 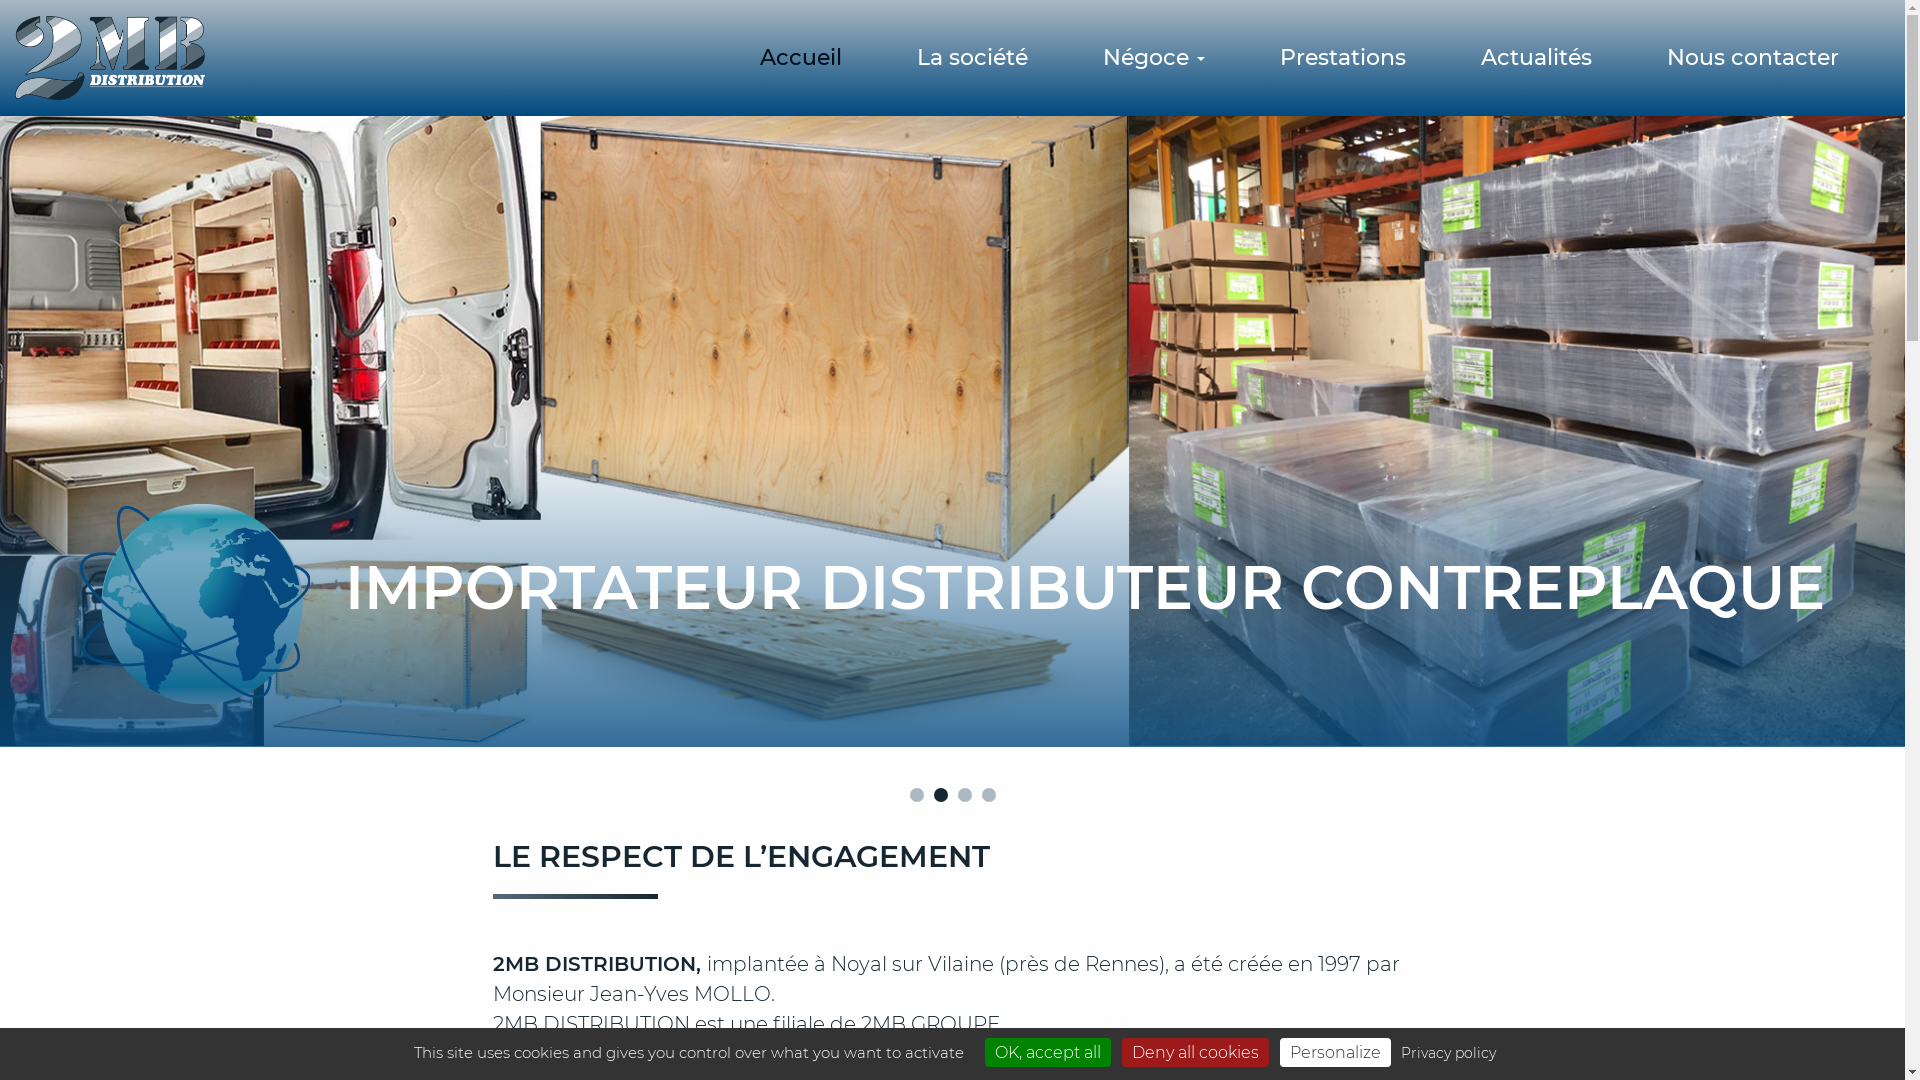 I want to click on 'Prestations', so click(x=1343, y=56).